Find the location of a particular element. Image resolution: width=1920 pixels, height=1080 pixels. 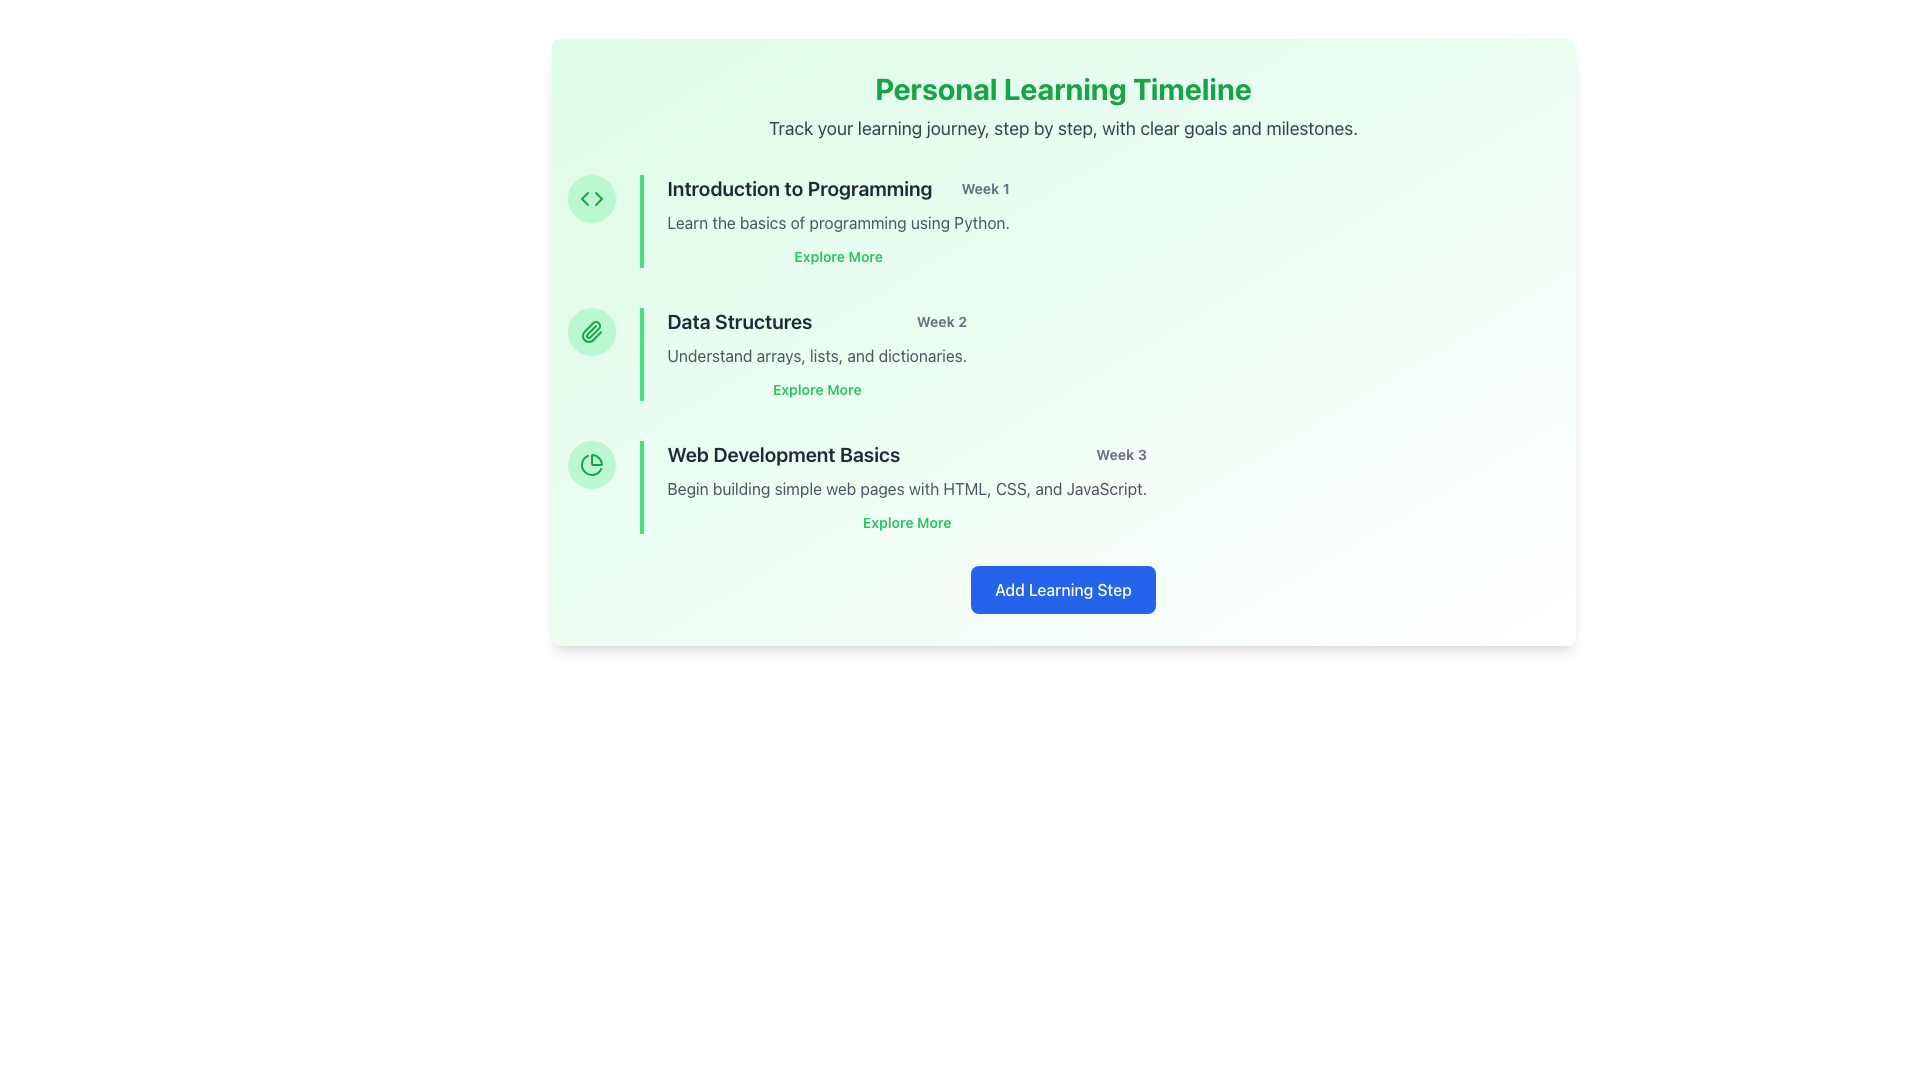

the 'Explore More' hyperlink, which is styled in green, bold, and underlined, located below the 'Introduction to Programming' section in the 'Personal Learning Timeline' interface is located at coordinates (838, 256).